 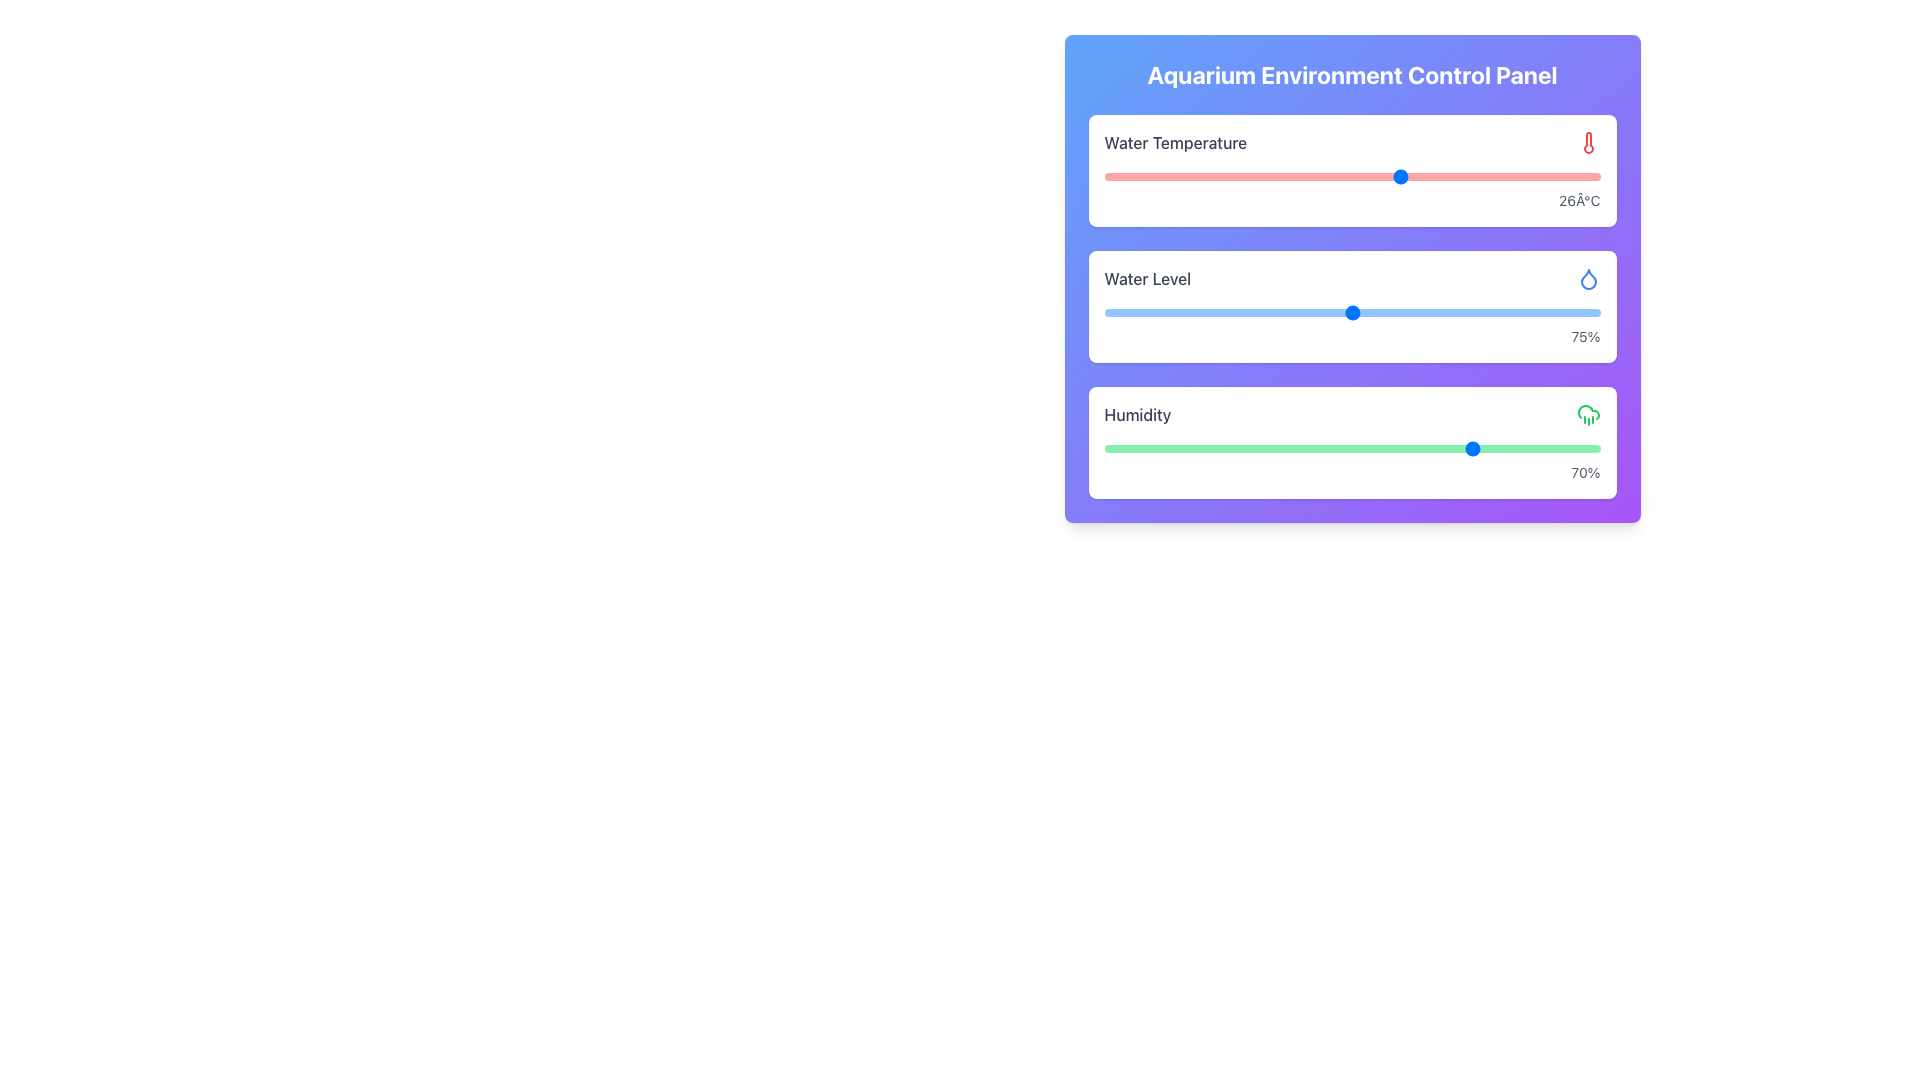 I want to click on the humidity icon located in the rightmost position of the 'Humidity' section in the 'Aquarium Environment Control Panel' interface, so click(x=1587, y=414).